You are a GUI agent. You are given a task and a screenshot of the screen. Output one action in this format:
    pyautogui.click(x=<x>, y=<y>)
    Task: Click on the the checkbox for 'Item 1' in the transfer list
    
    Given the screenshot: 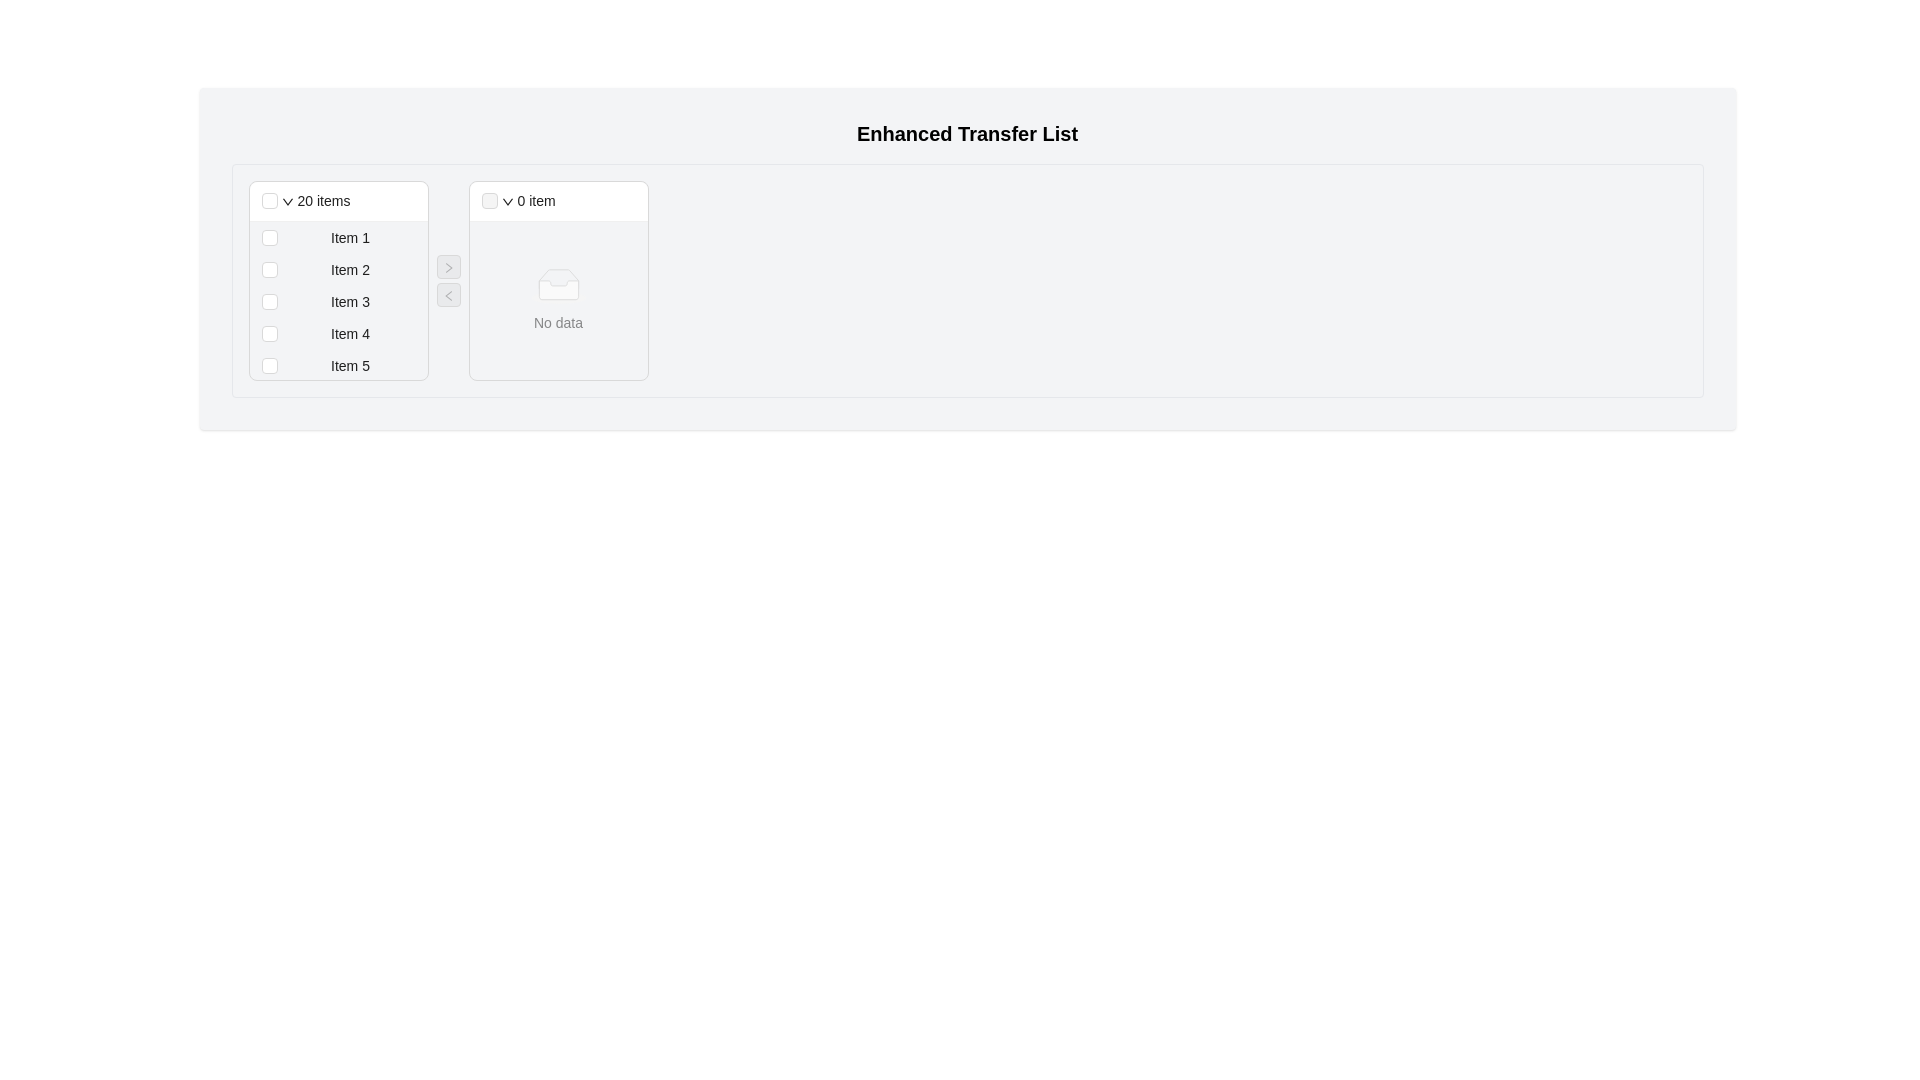 What is the action you would take?
    pyautogui.click(x=268, y=237)
    